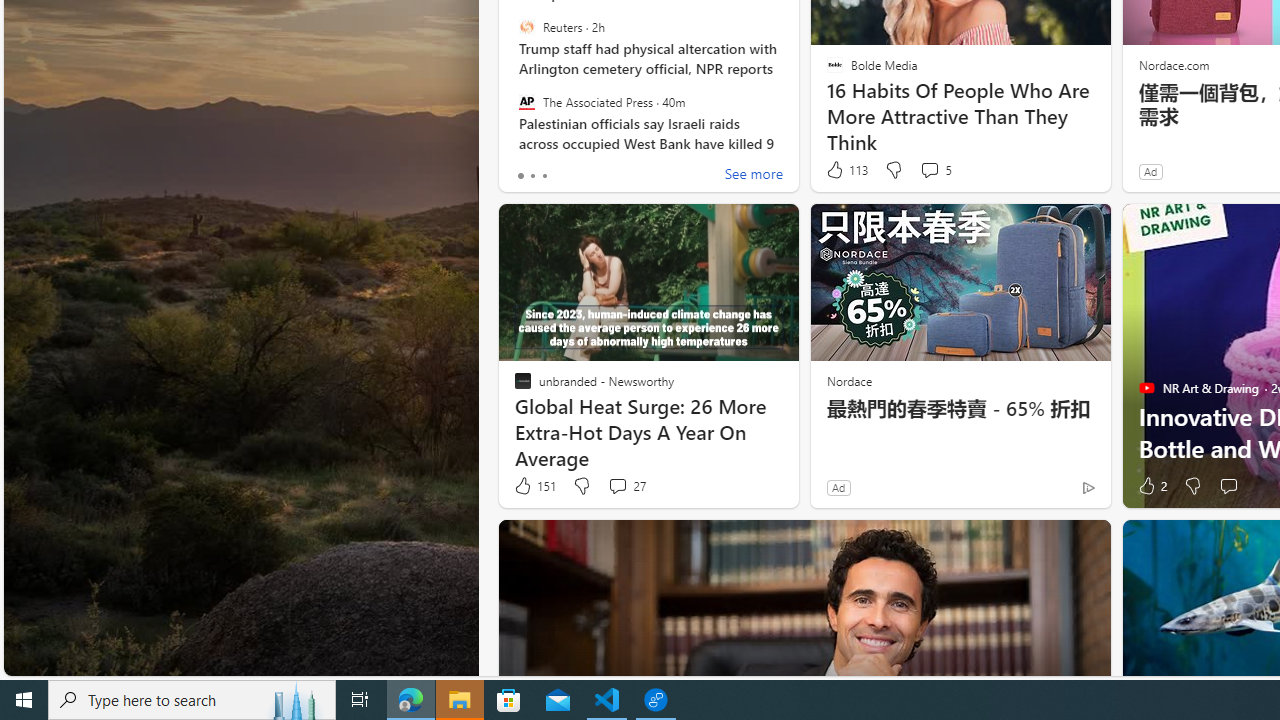 The width and height of the screenshot is (1280, 720). What do you see at coordinates (1227, 486) in the screenshot?
I see `'Start the conversation'` at bounding box center [1227, 486].